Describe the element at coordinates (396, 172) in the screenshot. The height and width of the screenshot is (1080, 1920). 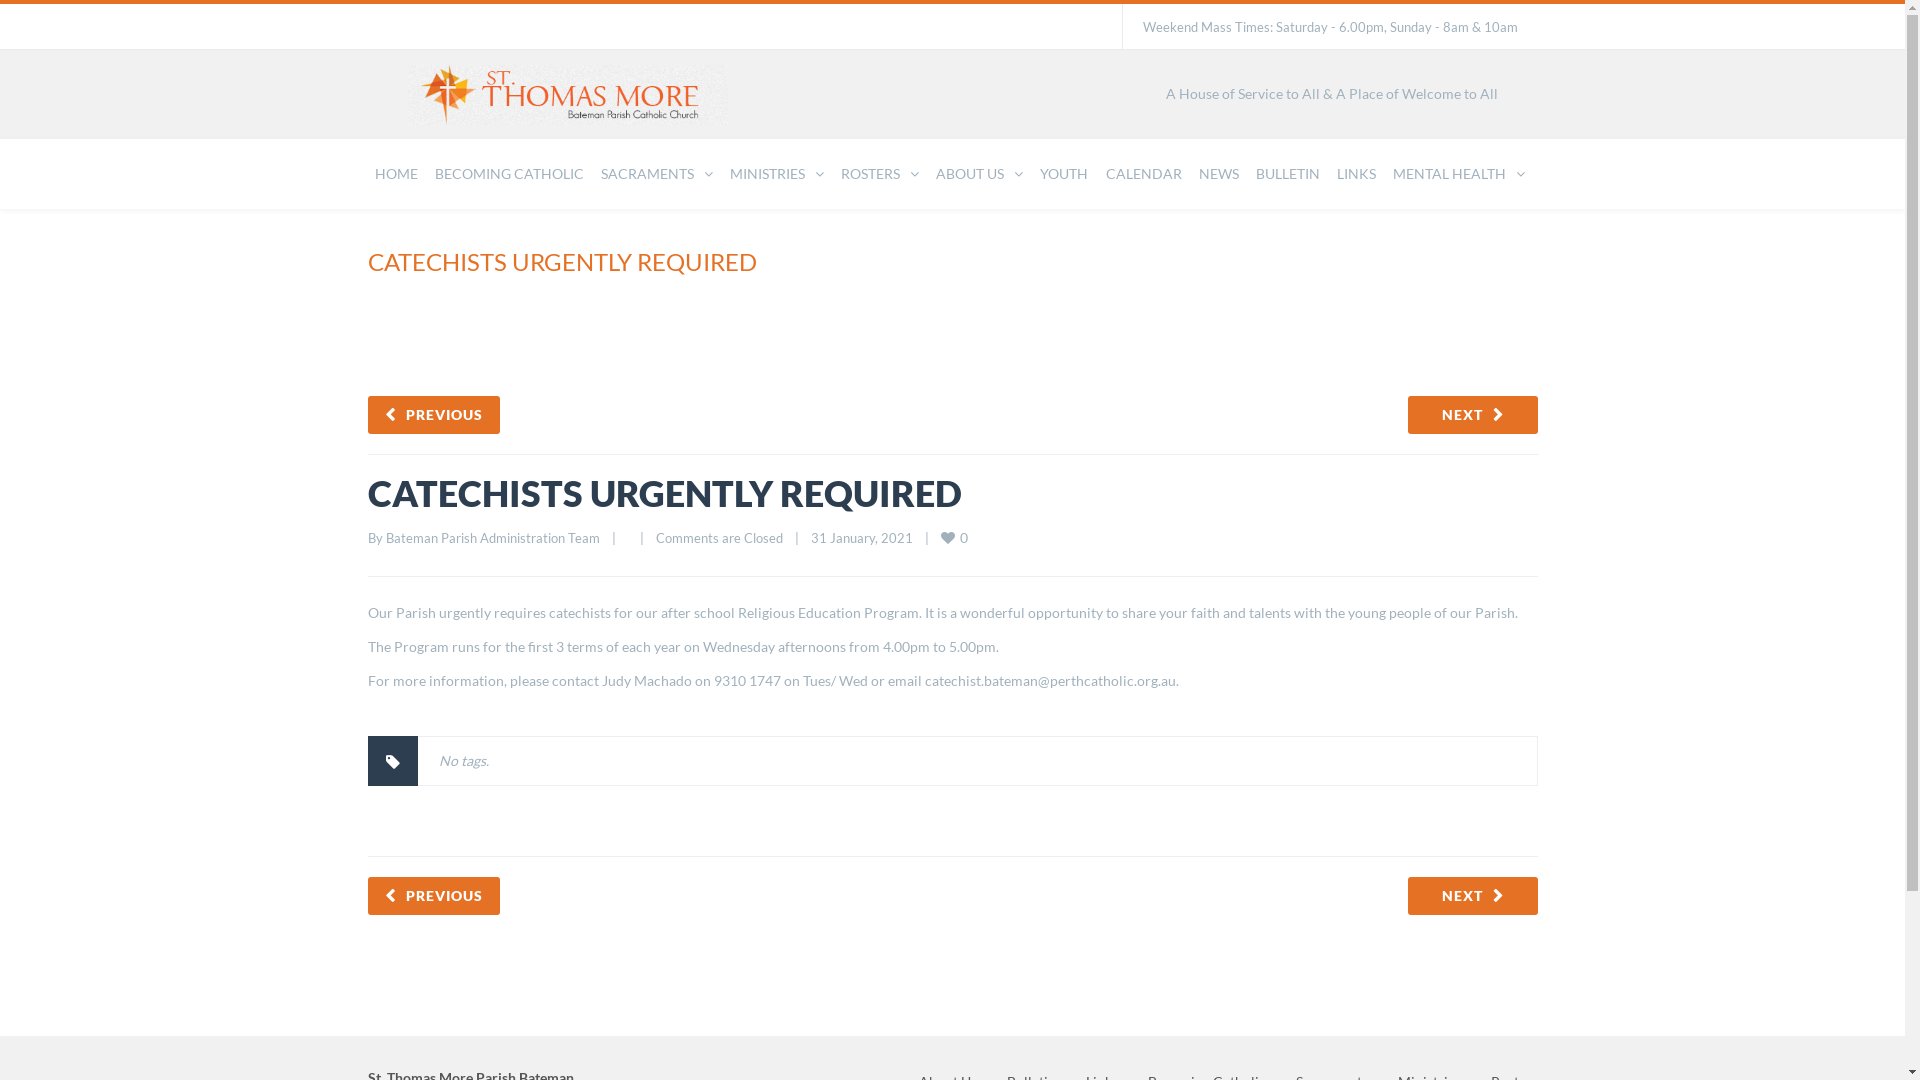
I see `'HOME'` at that location.